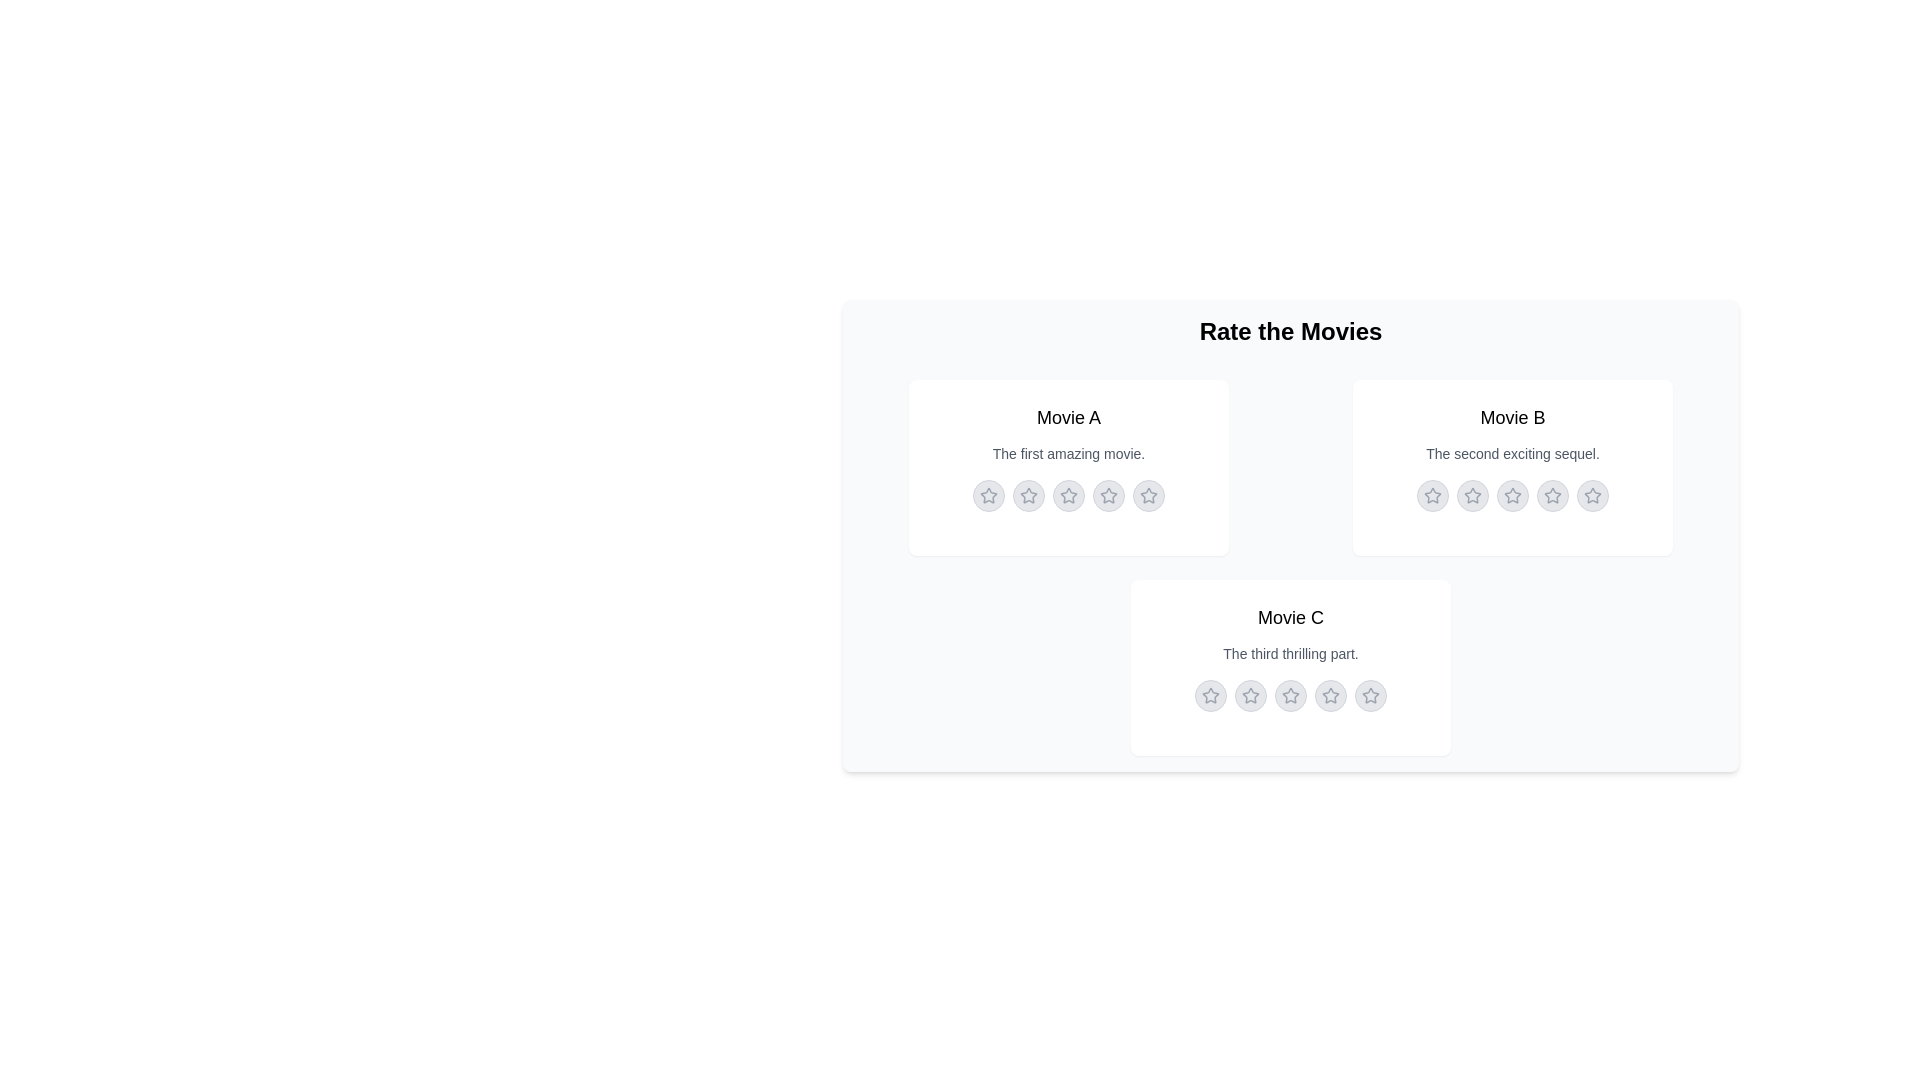 The width and height of the screenshot is (1920, 1080). I want to click on the fourth star icon in the rating section for 'Movie C' to choose this rating, so click(1290, 693).